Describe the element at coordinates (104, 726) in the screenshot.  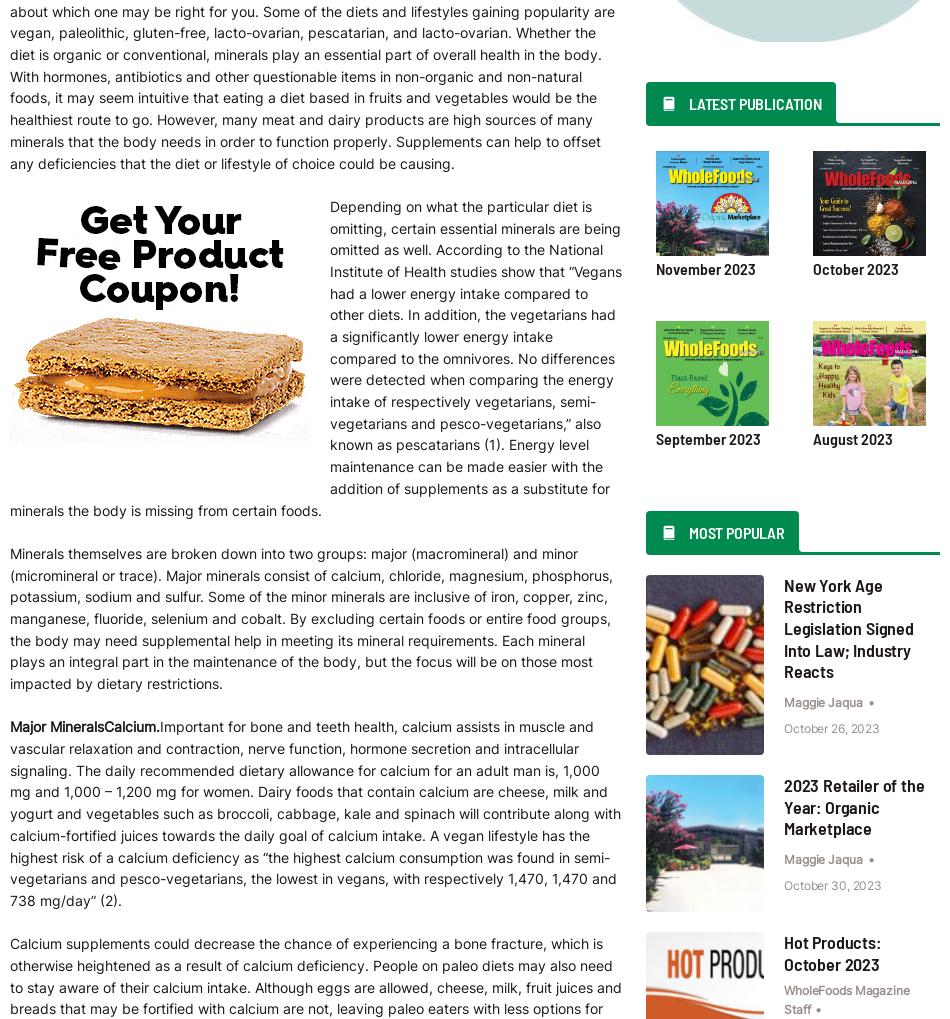
I see `'Calcium.'` at that location.